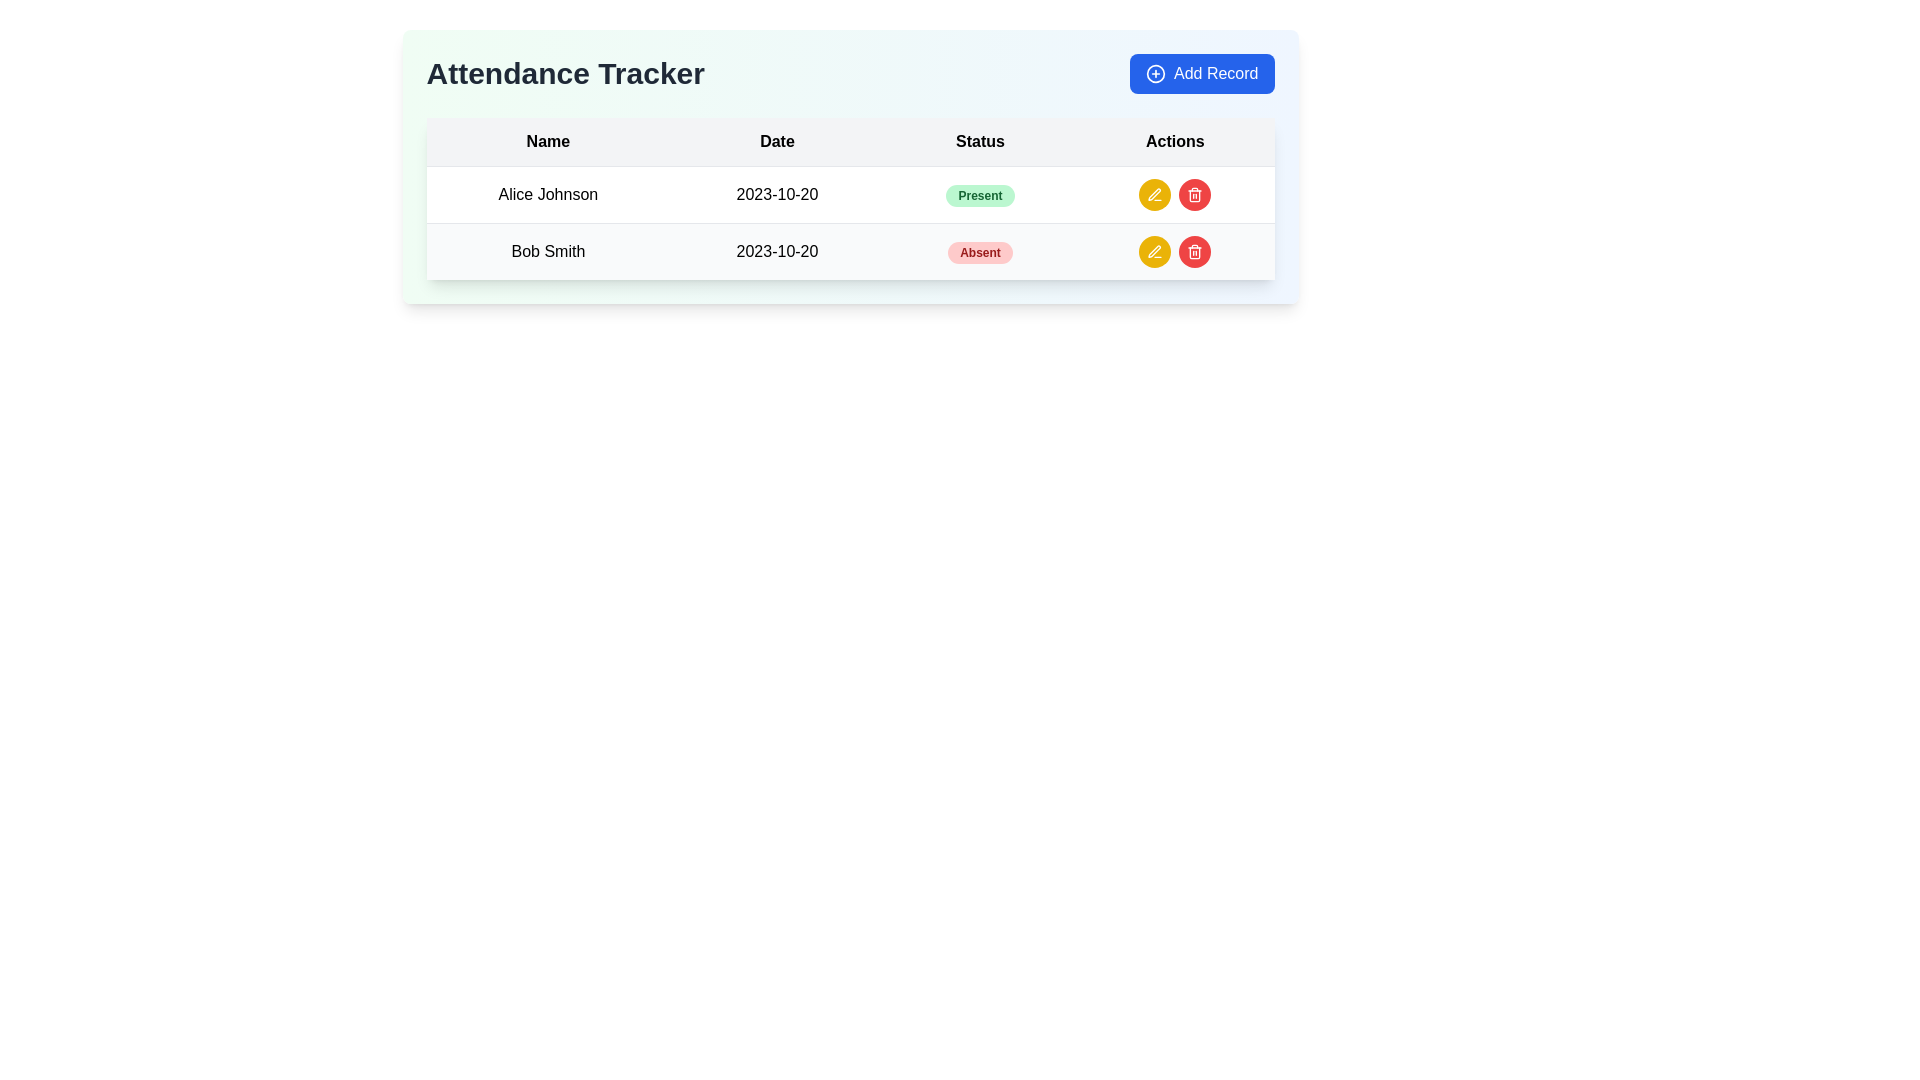  What do you see at coordinates (1155, 195) in the screenshot?
I see `the edit button located in the second row of the 'Actions' column` at bounding box center [1155, 195].